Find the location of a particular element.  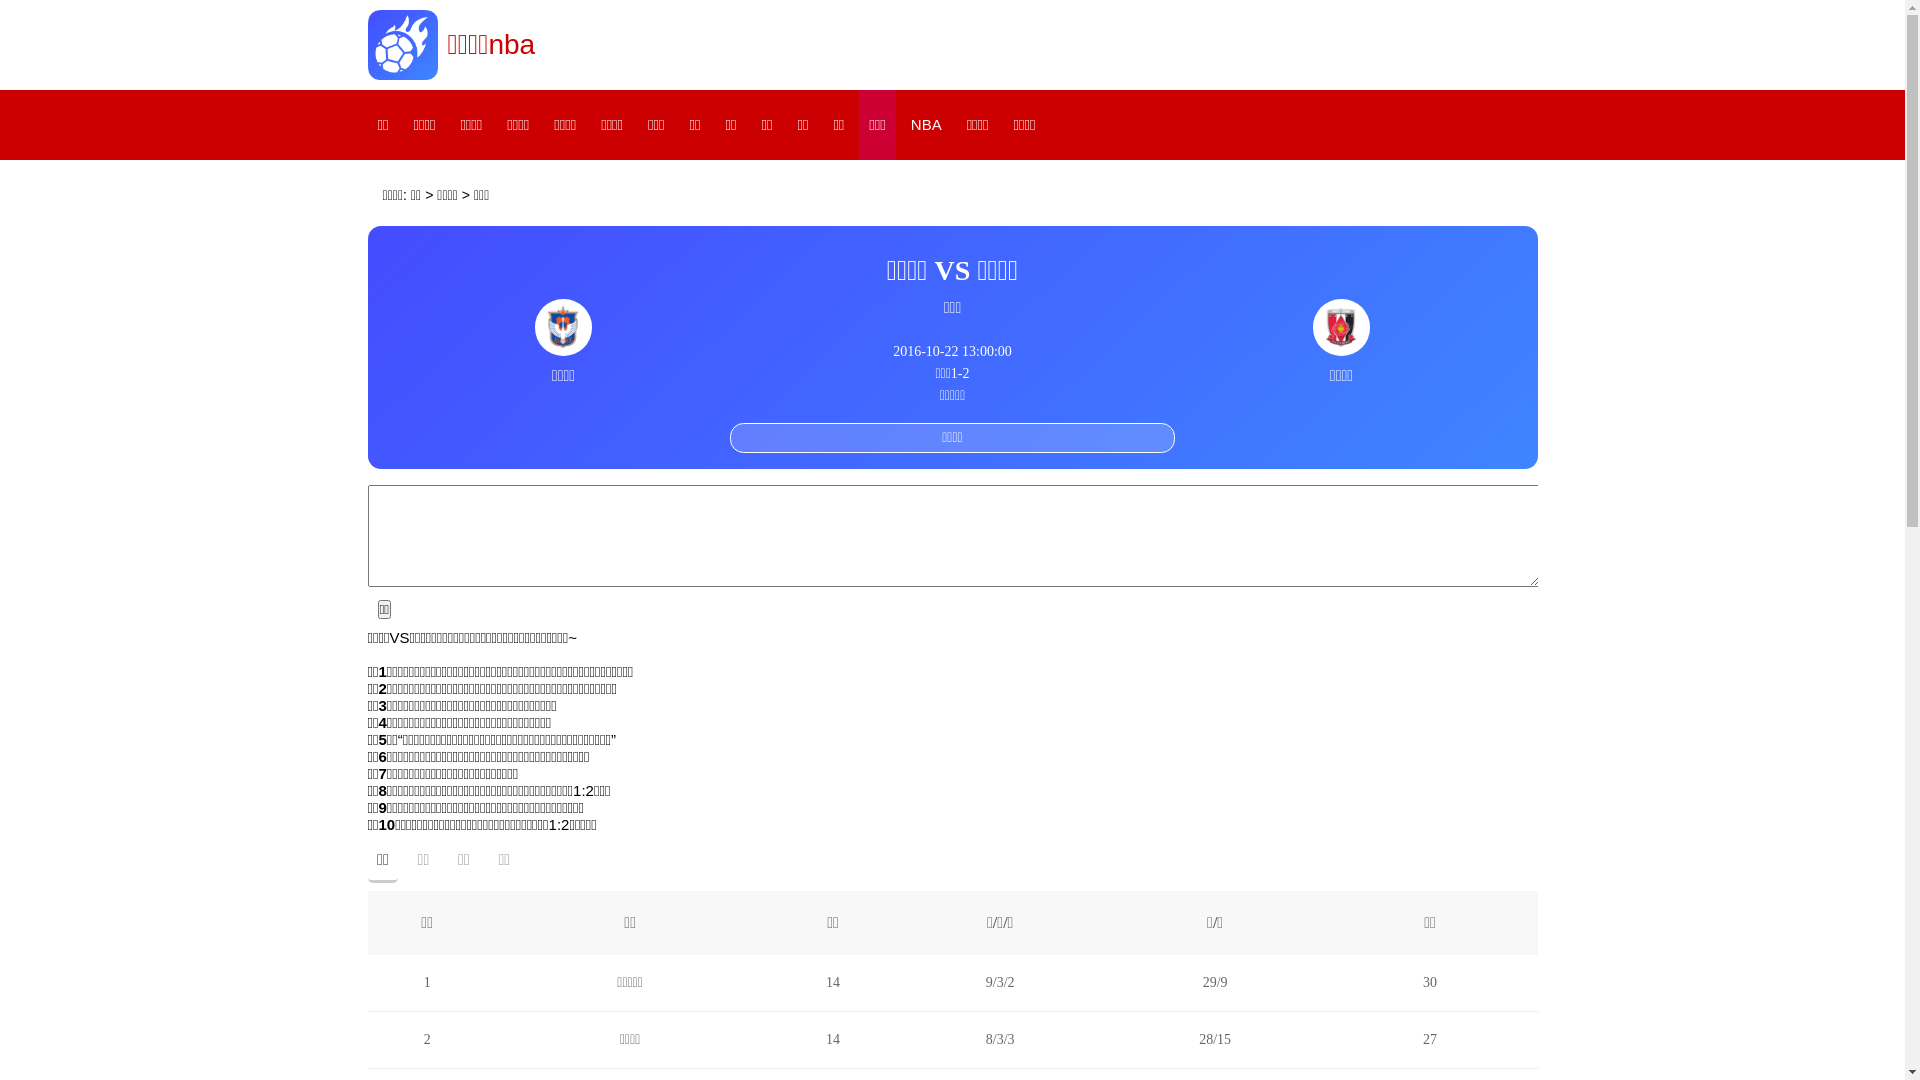

'NBA' is located at coordinates (900, 124).